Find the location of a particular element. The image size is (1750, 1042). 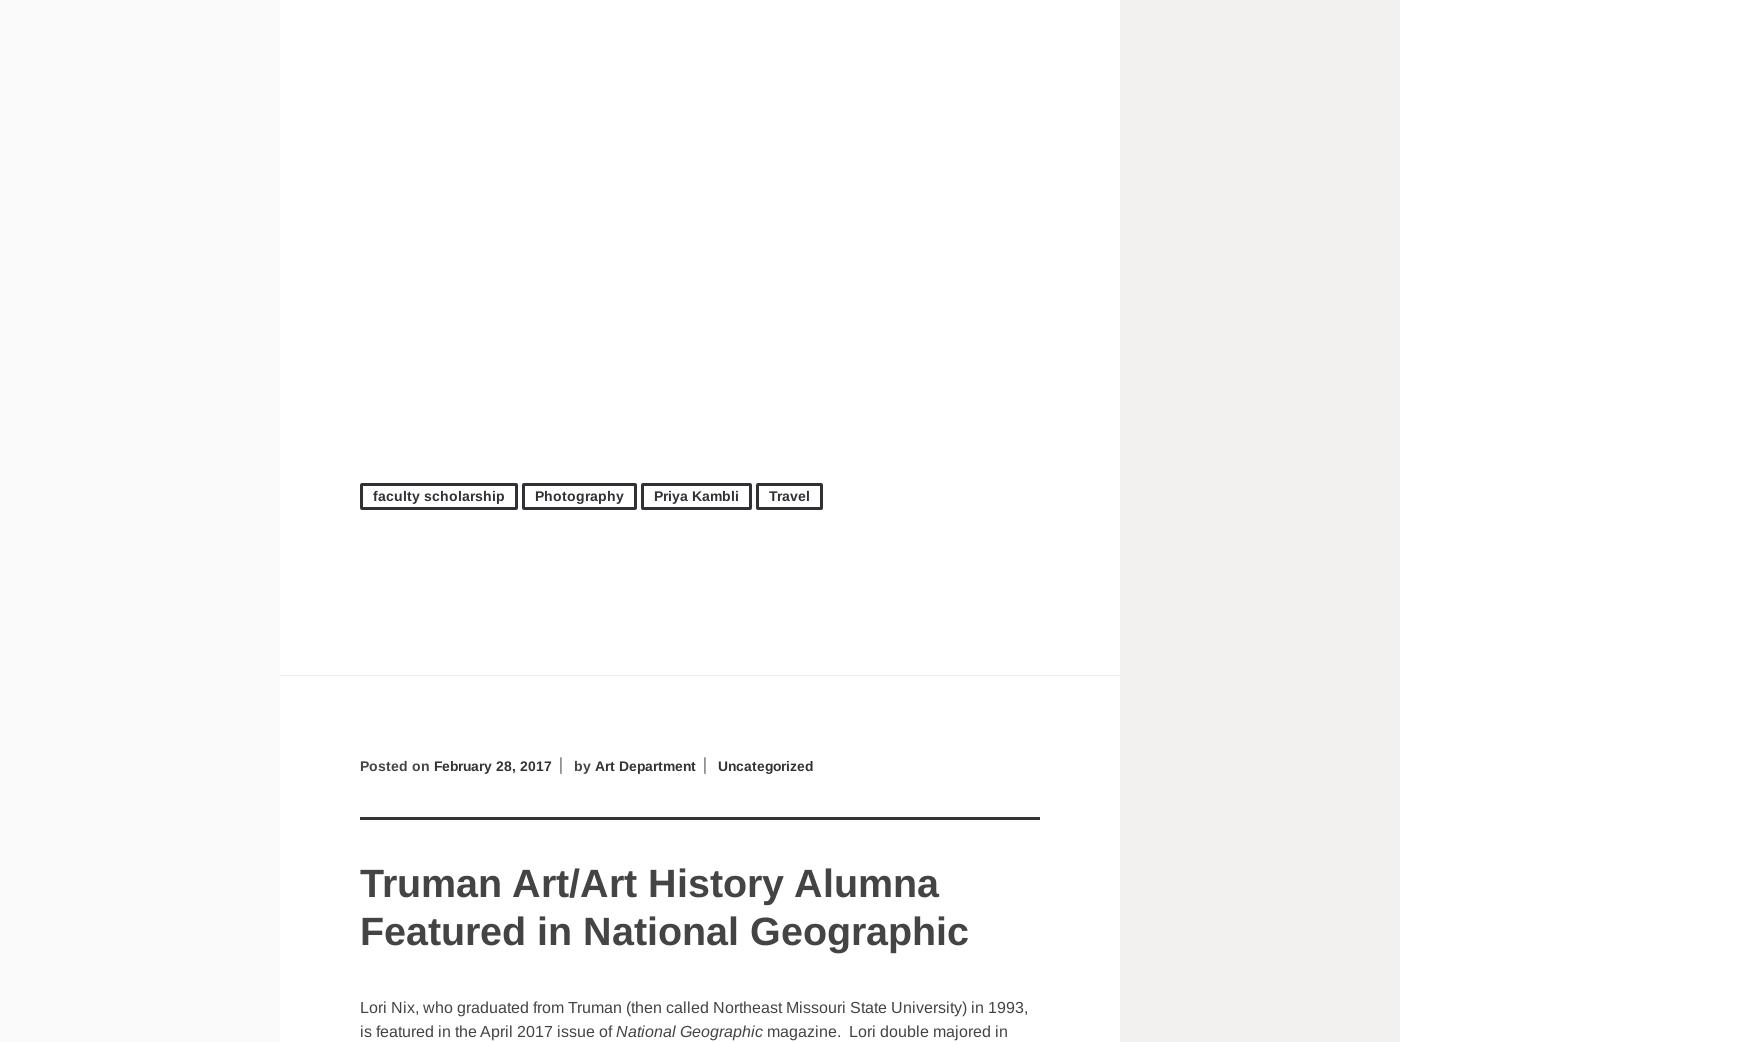

'February 28, 2017' is located at coordinates (494, 764).